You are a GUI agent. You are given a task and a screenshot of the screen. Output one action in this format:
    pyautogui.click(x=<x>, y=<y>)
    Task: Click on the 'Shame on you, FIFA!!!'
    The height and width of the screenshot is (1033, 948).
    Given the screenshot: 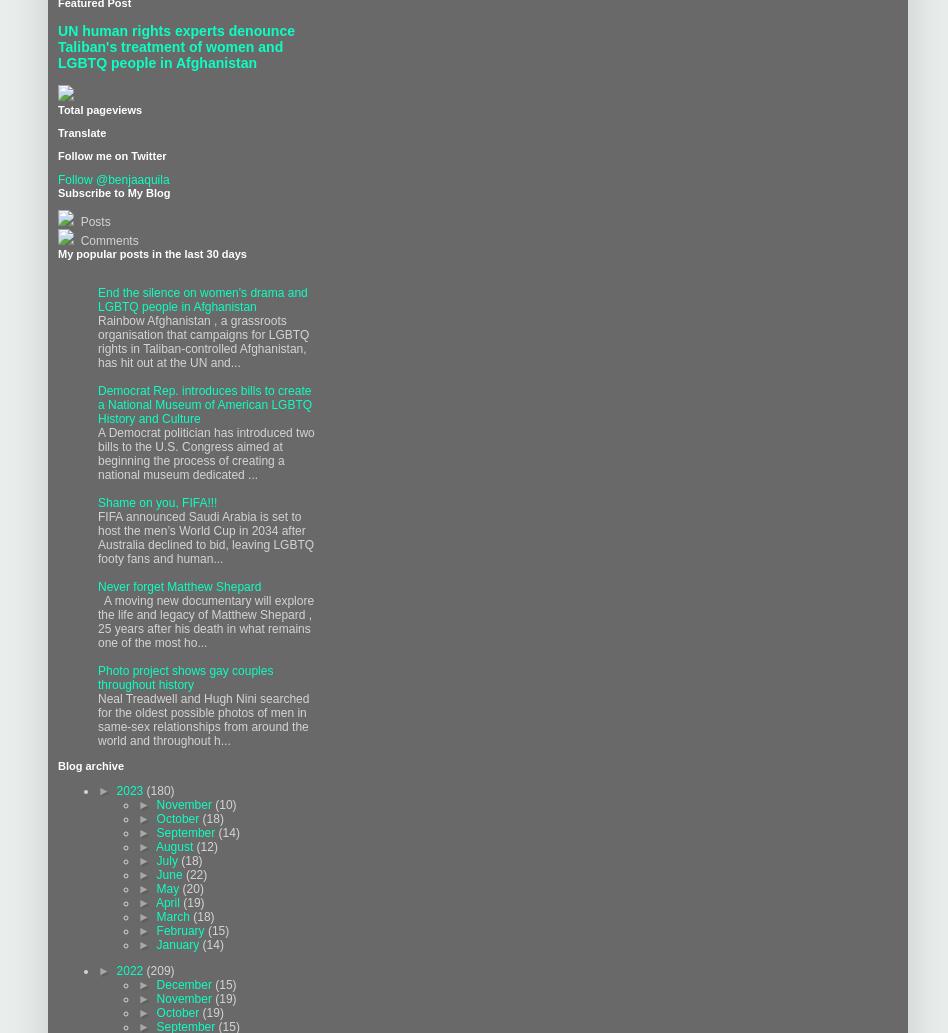 What is the action you would take?
    pyautogui.click(x=156, y=502)
    